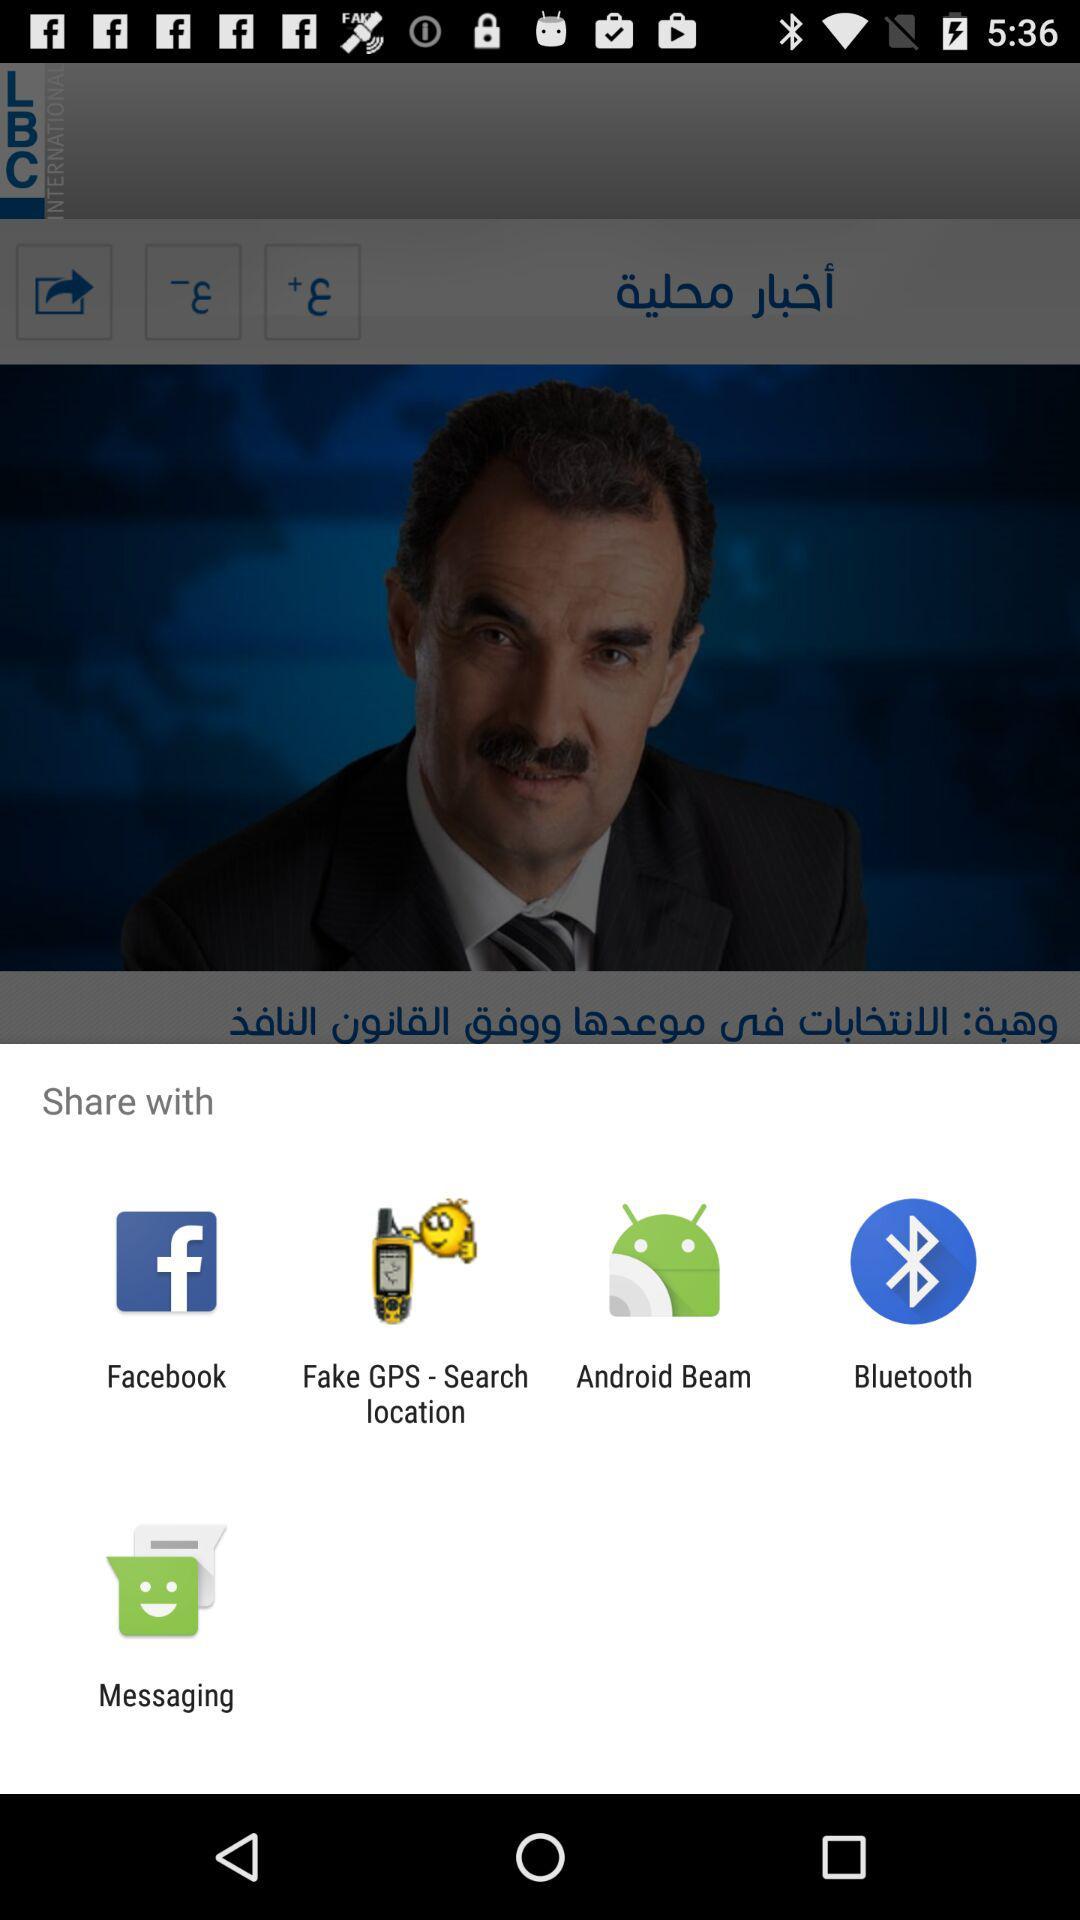  Describe the element at coordinates (913, 1392) in the screenshot. I see `item to the right of the android beam icon` at that location.